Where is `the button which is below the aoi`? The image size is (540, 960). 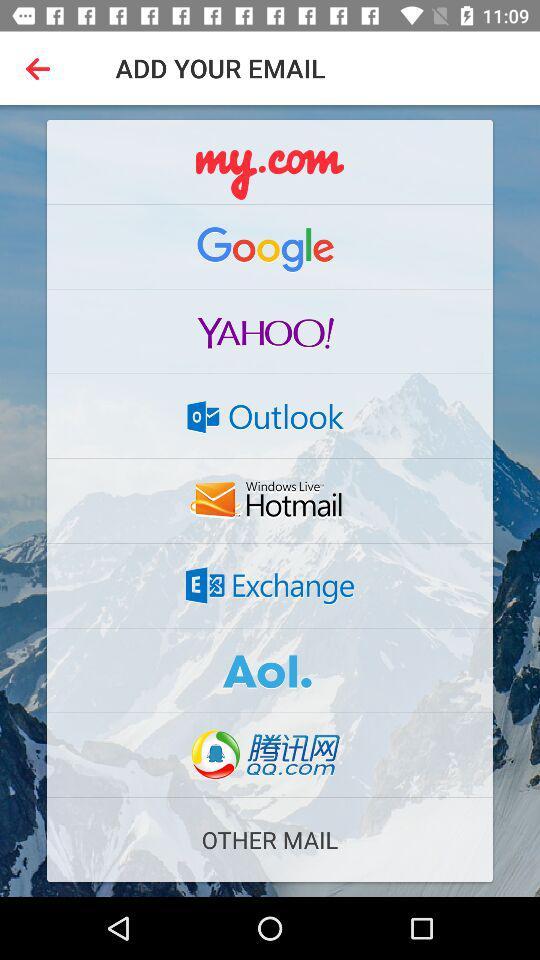
the button which is below the aoi is located at coordinates (270, 754).